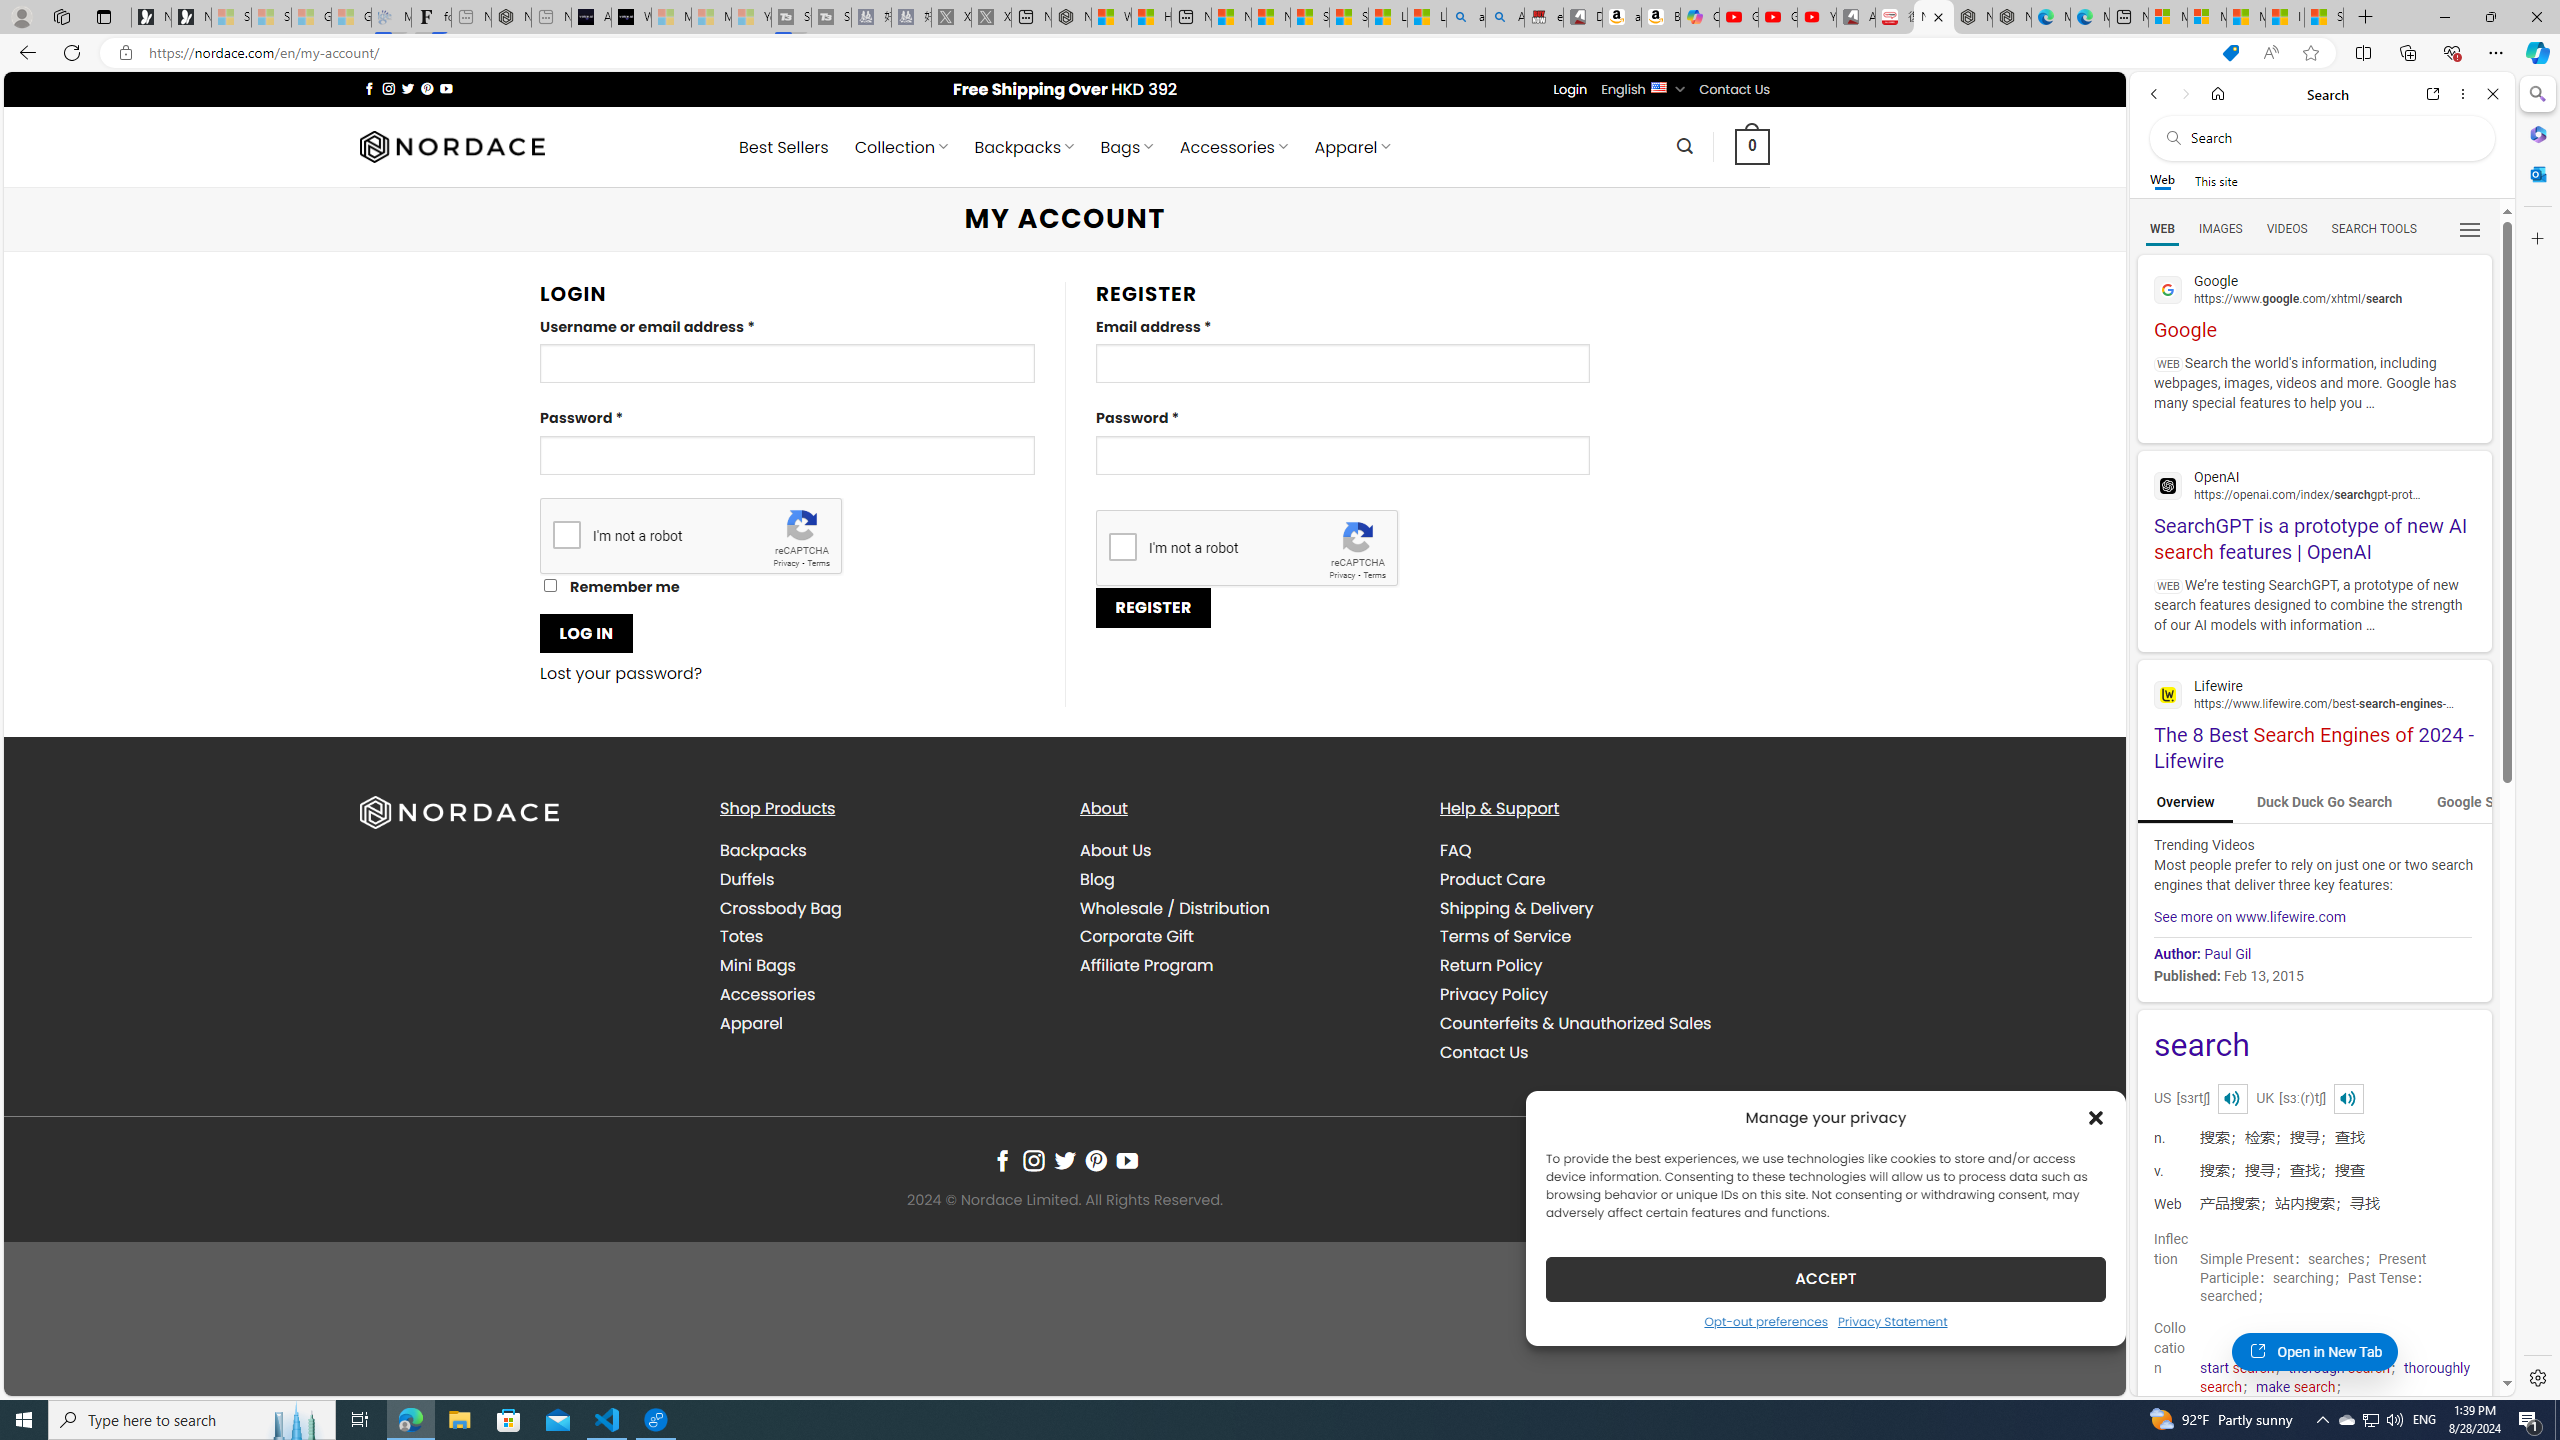 The height and width of the screenshot is (1440, 2560). I want to click on 'Side bar', so click(2537, 735).